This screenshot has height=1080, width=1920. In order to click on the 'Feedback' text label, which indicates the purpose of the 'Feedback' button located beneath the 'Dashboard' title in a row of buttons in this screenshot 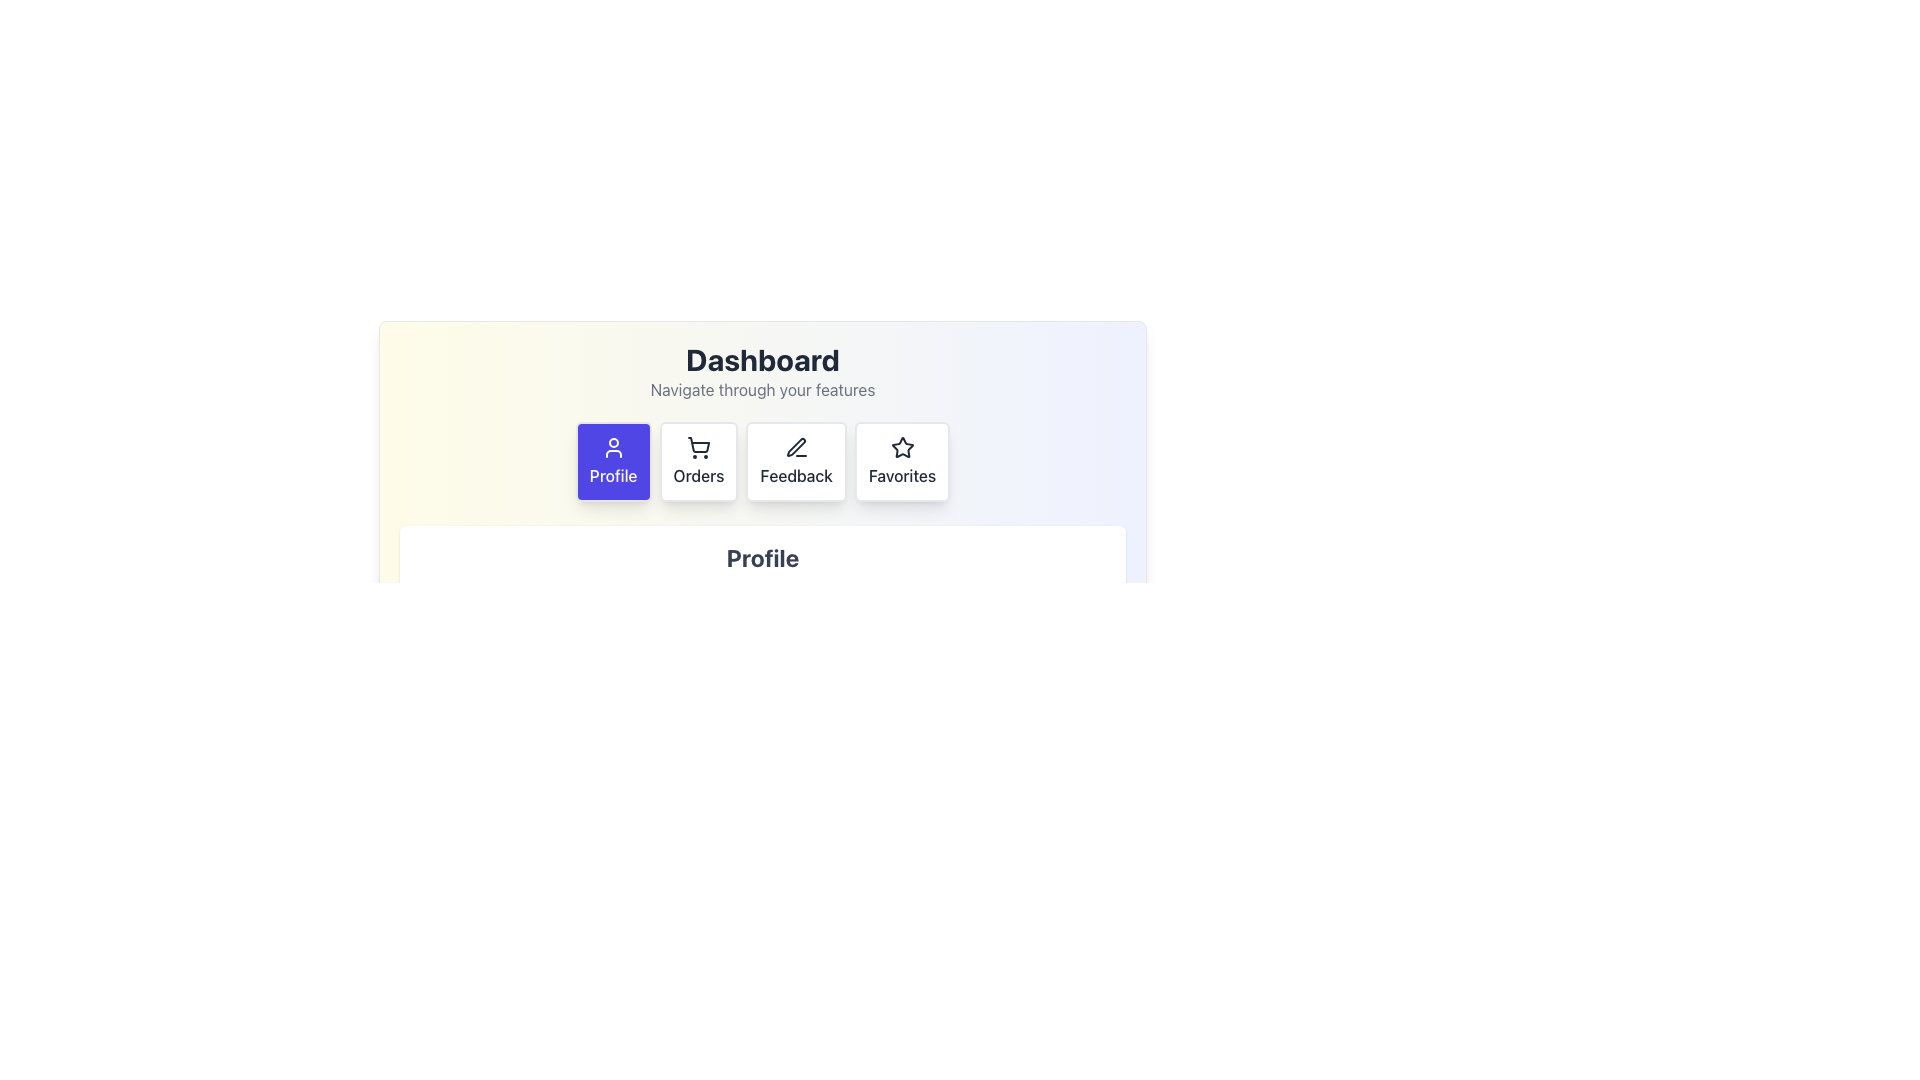, I will do `click(795, 475)`.